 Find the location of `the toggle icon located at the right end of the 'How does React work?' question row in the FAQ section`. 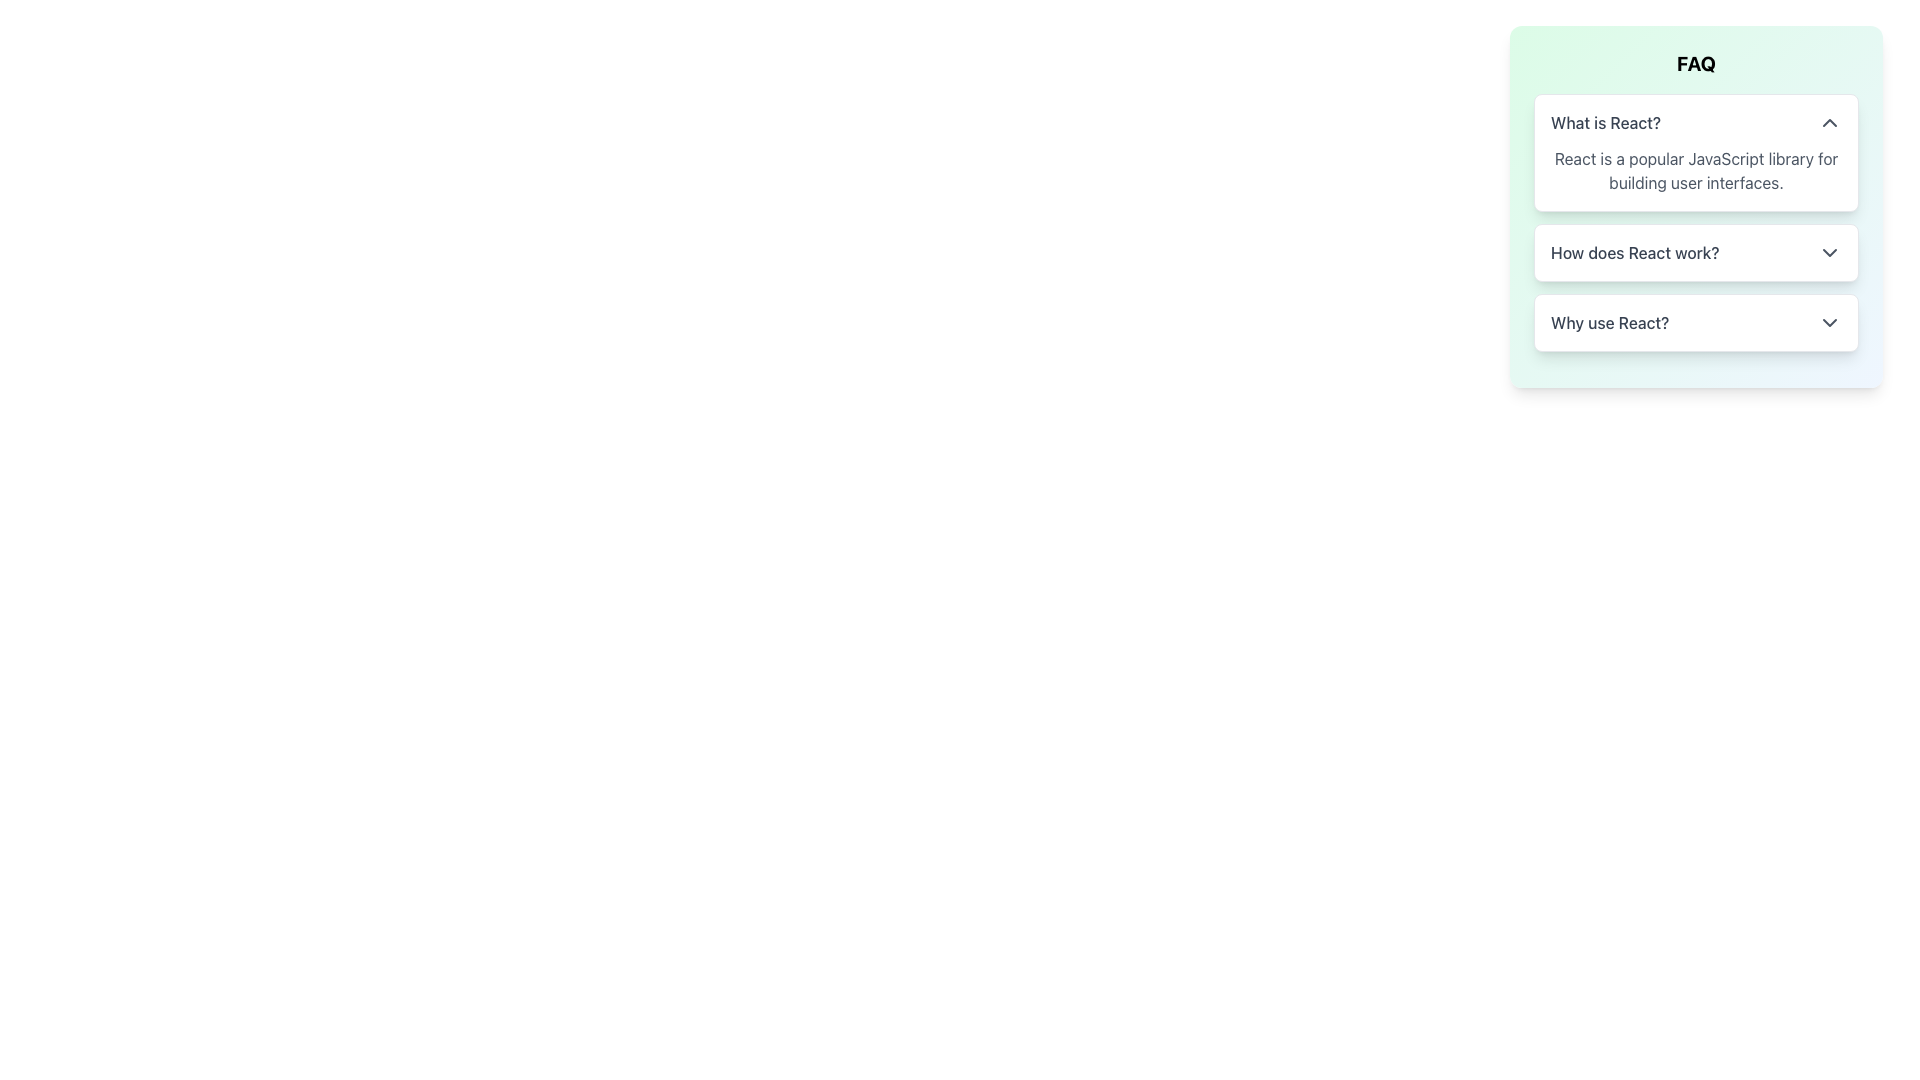

the toggle icon located at the right end of the 'How does React work?' question row in the FAQ section is located at coordinates (1829, 252).